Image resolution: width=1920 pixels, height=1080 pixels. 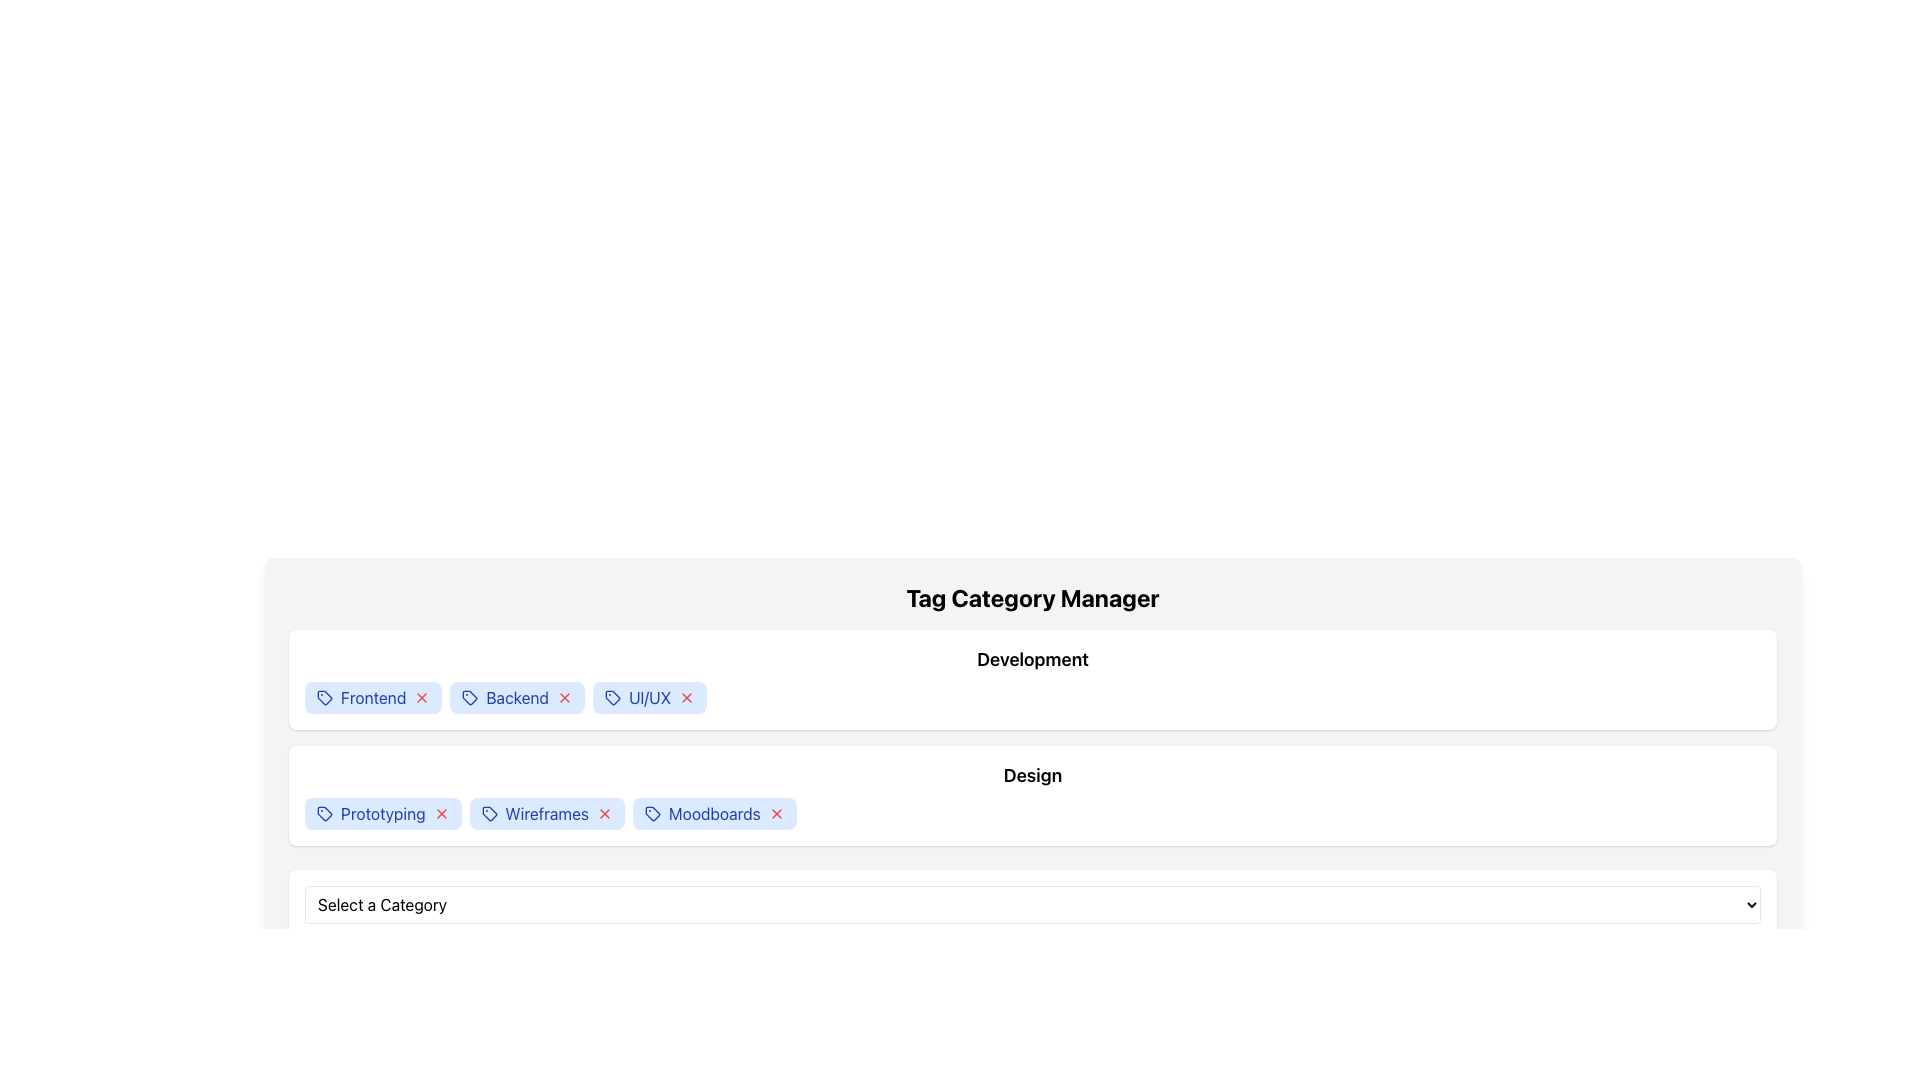 I want to click on the tag-shaped vector graphic component located in the 'Design' category adjacent to the 'Wireframes' label to trigger a tooltip, so click(x=489, y=813).